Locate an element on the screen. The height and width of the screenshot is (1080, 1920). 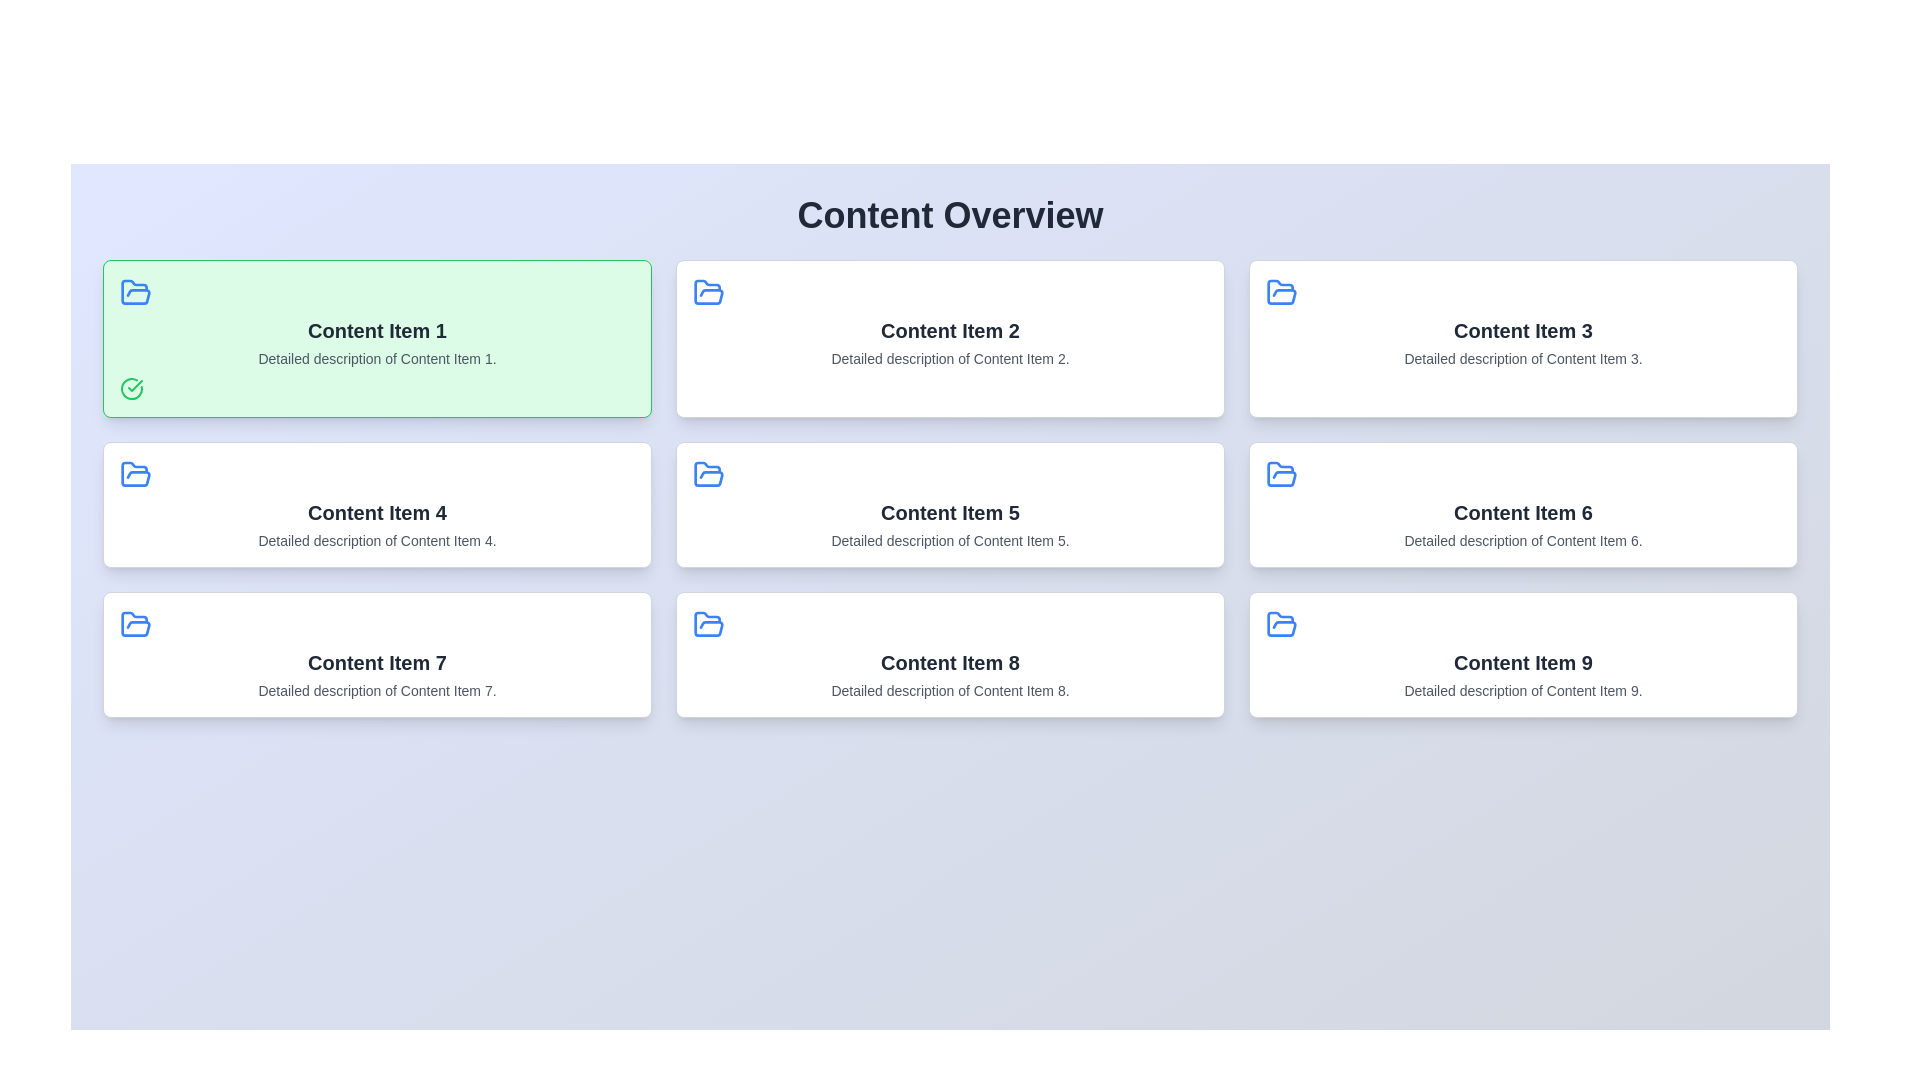
the green circle icon with a white checkmark located at the bottom left corner of the 'Content Item 1' card is located at coordinates (131, 389).